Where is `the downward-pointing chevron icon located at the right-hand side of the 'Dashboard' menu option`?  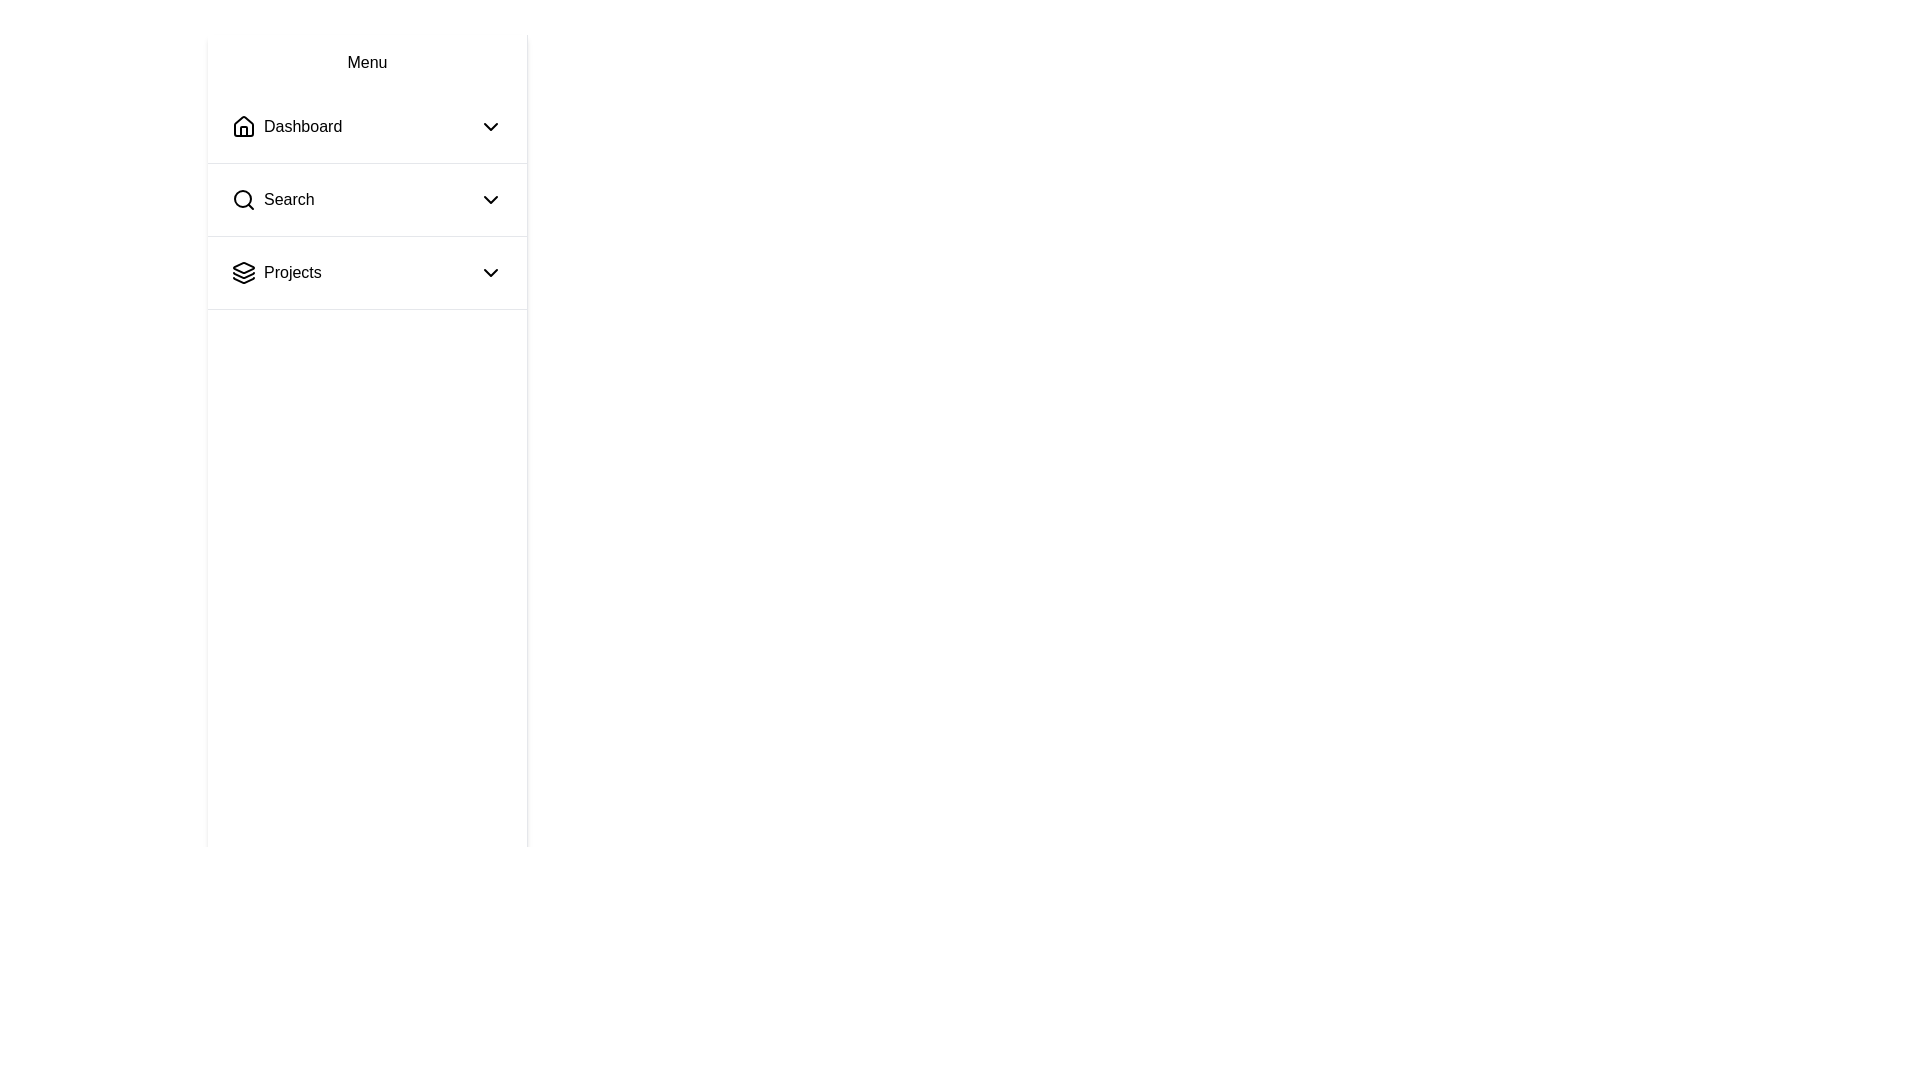 the downward-pointing chevron icon located at the right-hand side of the 'Dashboard' menu option is located at coordinates (490, 127).